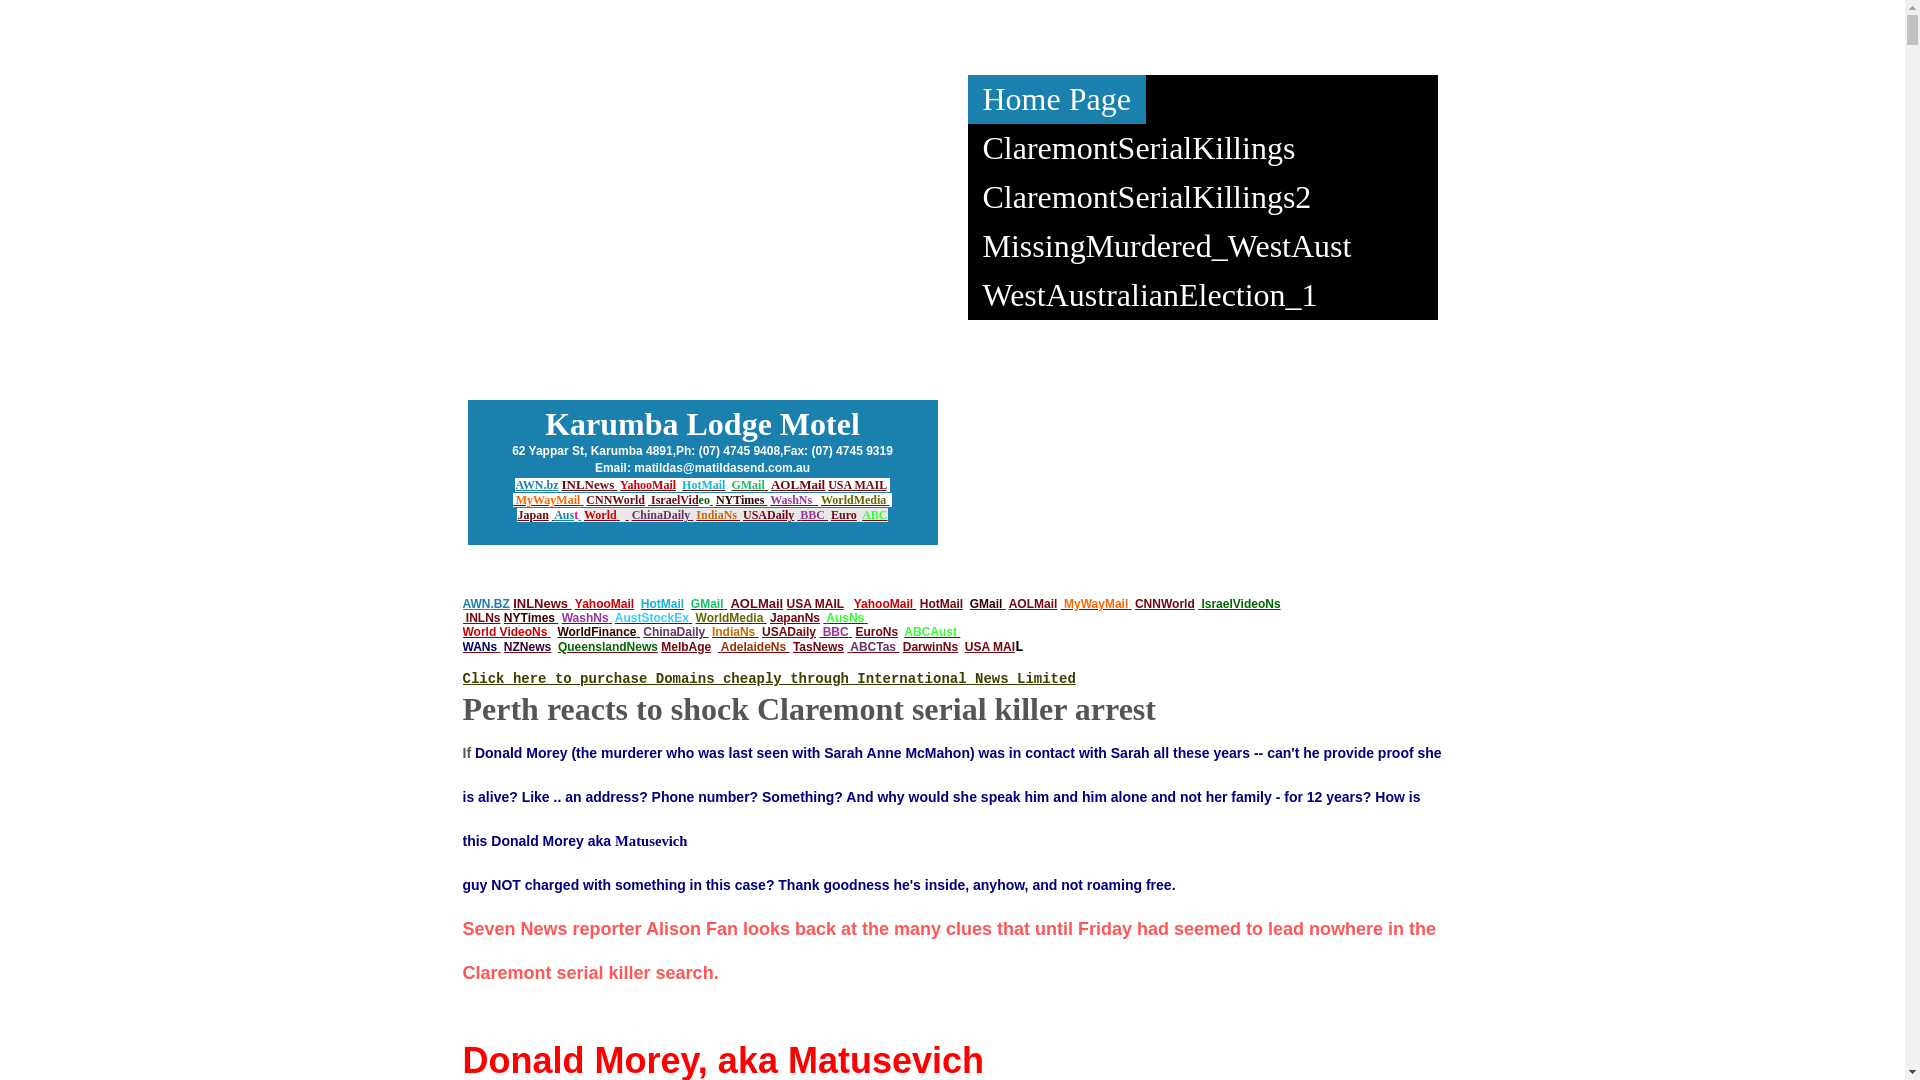 The width and height of the screenshot is (1920, 1080). I want to click on 'World', so click(599, 514).